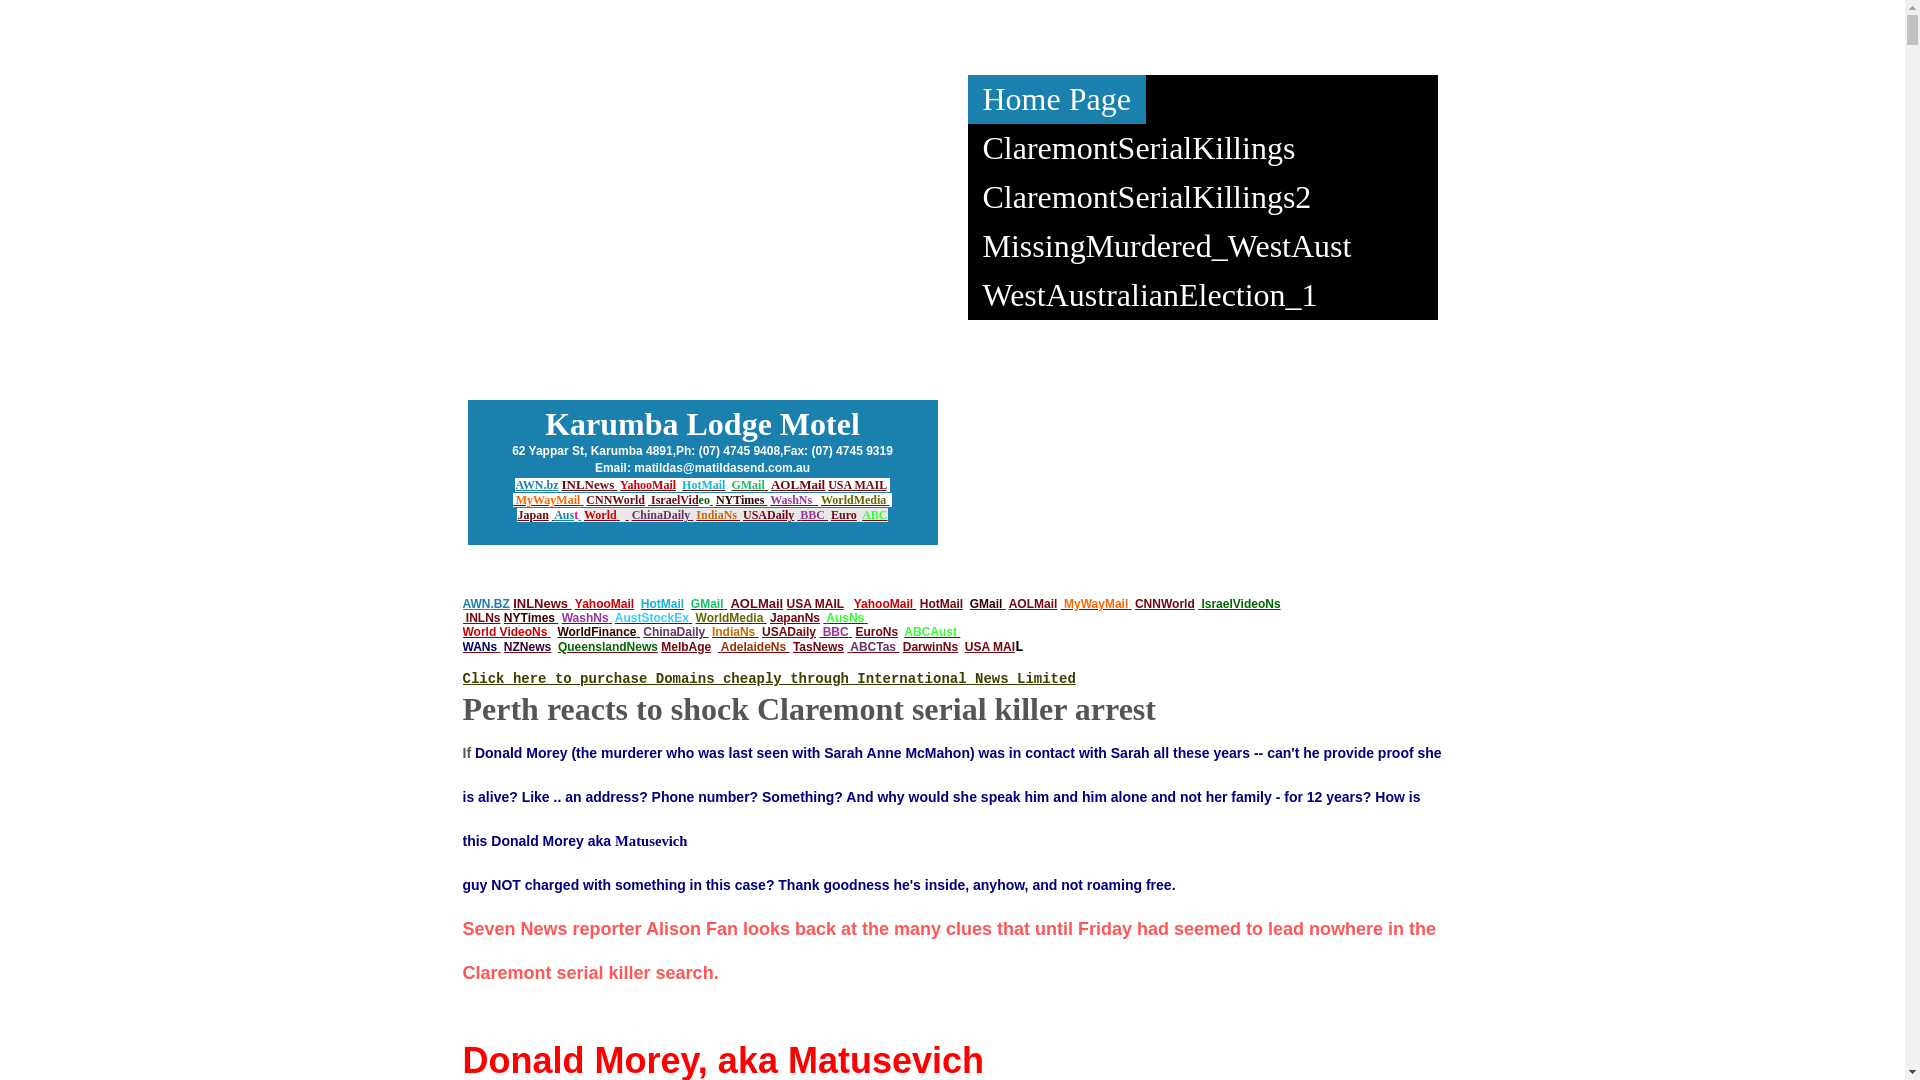 The width and height of the screenshot is (1920, 1080). I want to click on 'World', so click(599, 514).